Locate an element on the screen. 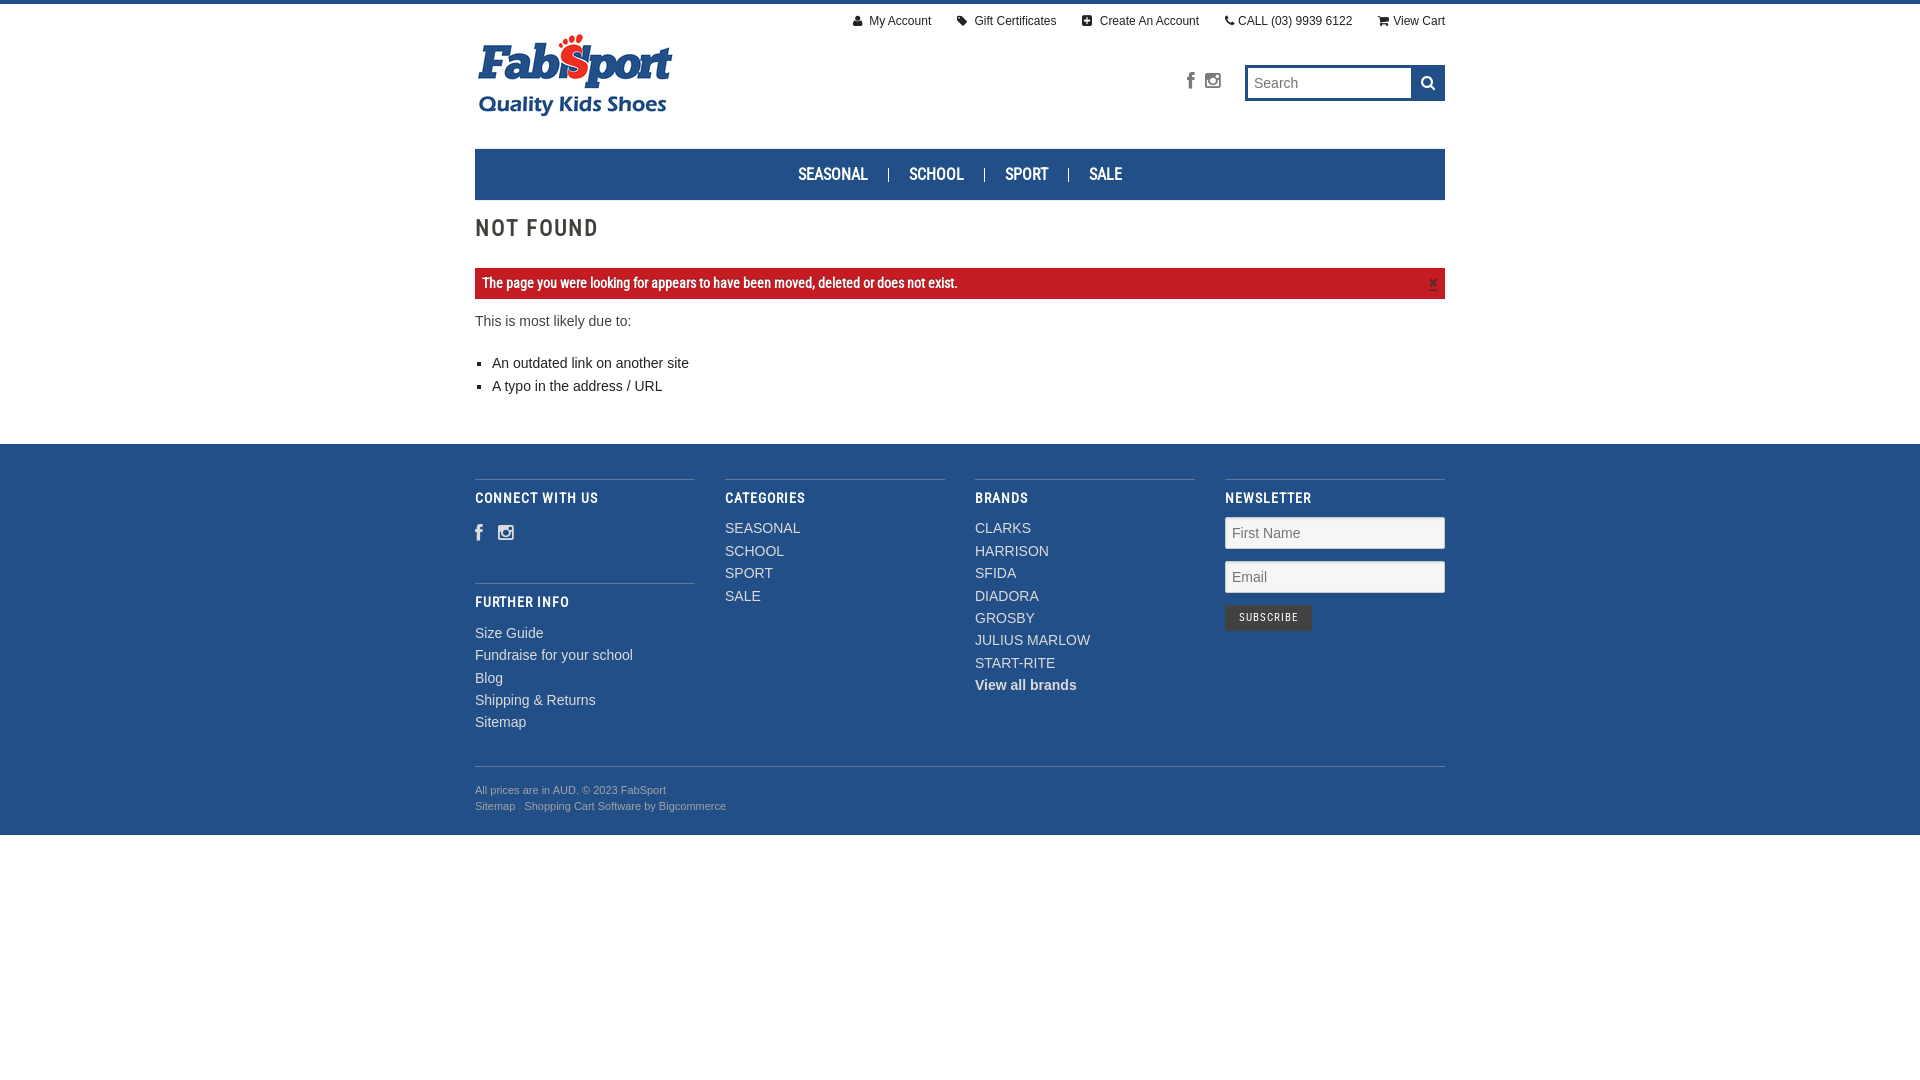  'Blog' is located at coordinates (489, 677).